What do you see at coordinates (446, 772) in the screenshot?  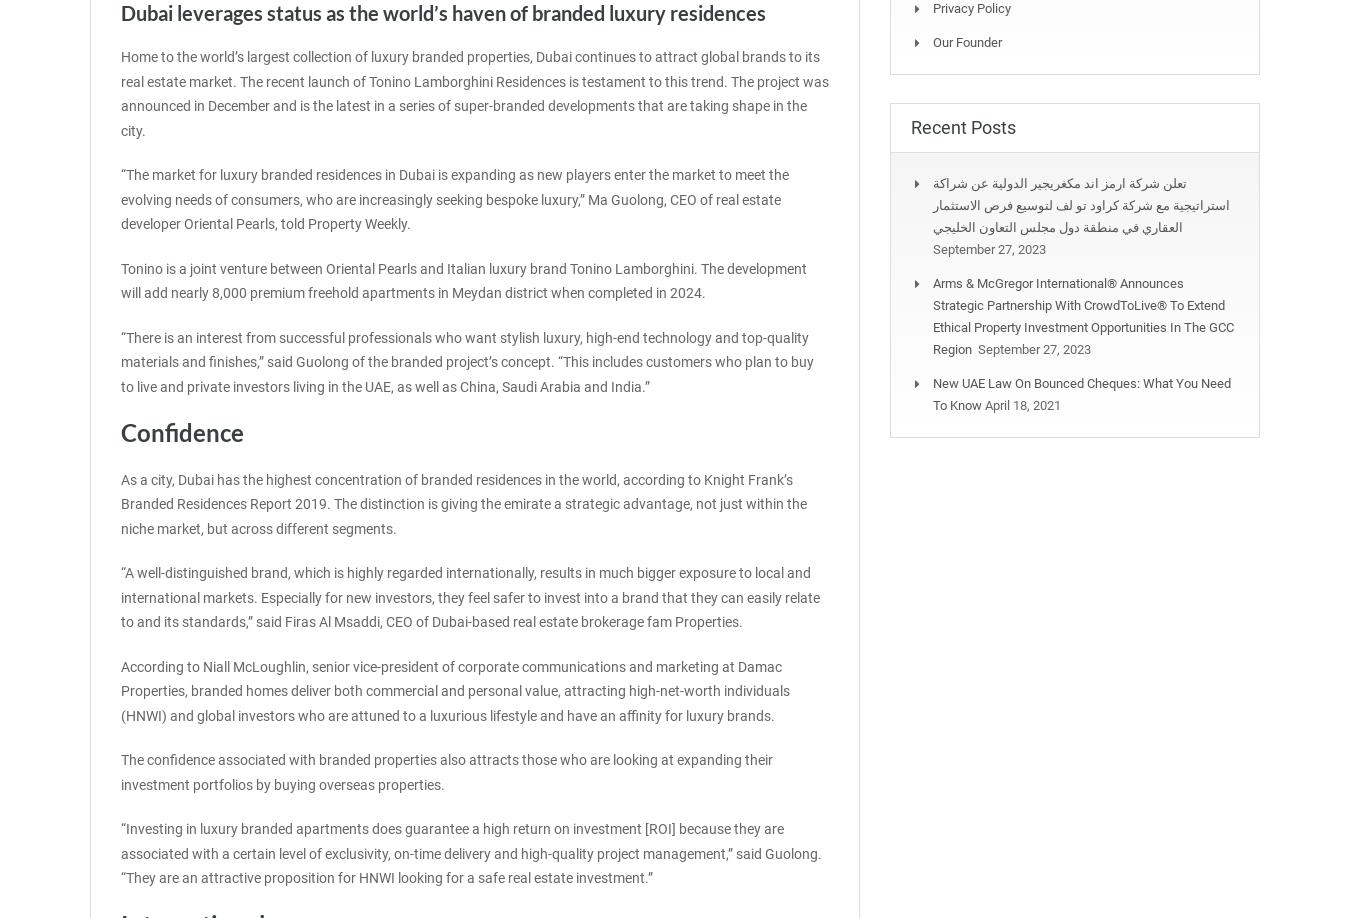 I see `'The confidence associated with branded properties also attracts those who are looking at expanding their investment portfolios by buying overseas properties.'` at bounding box center [446, 772].